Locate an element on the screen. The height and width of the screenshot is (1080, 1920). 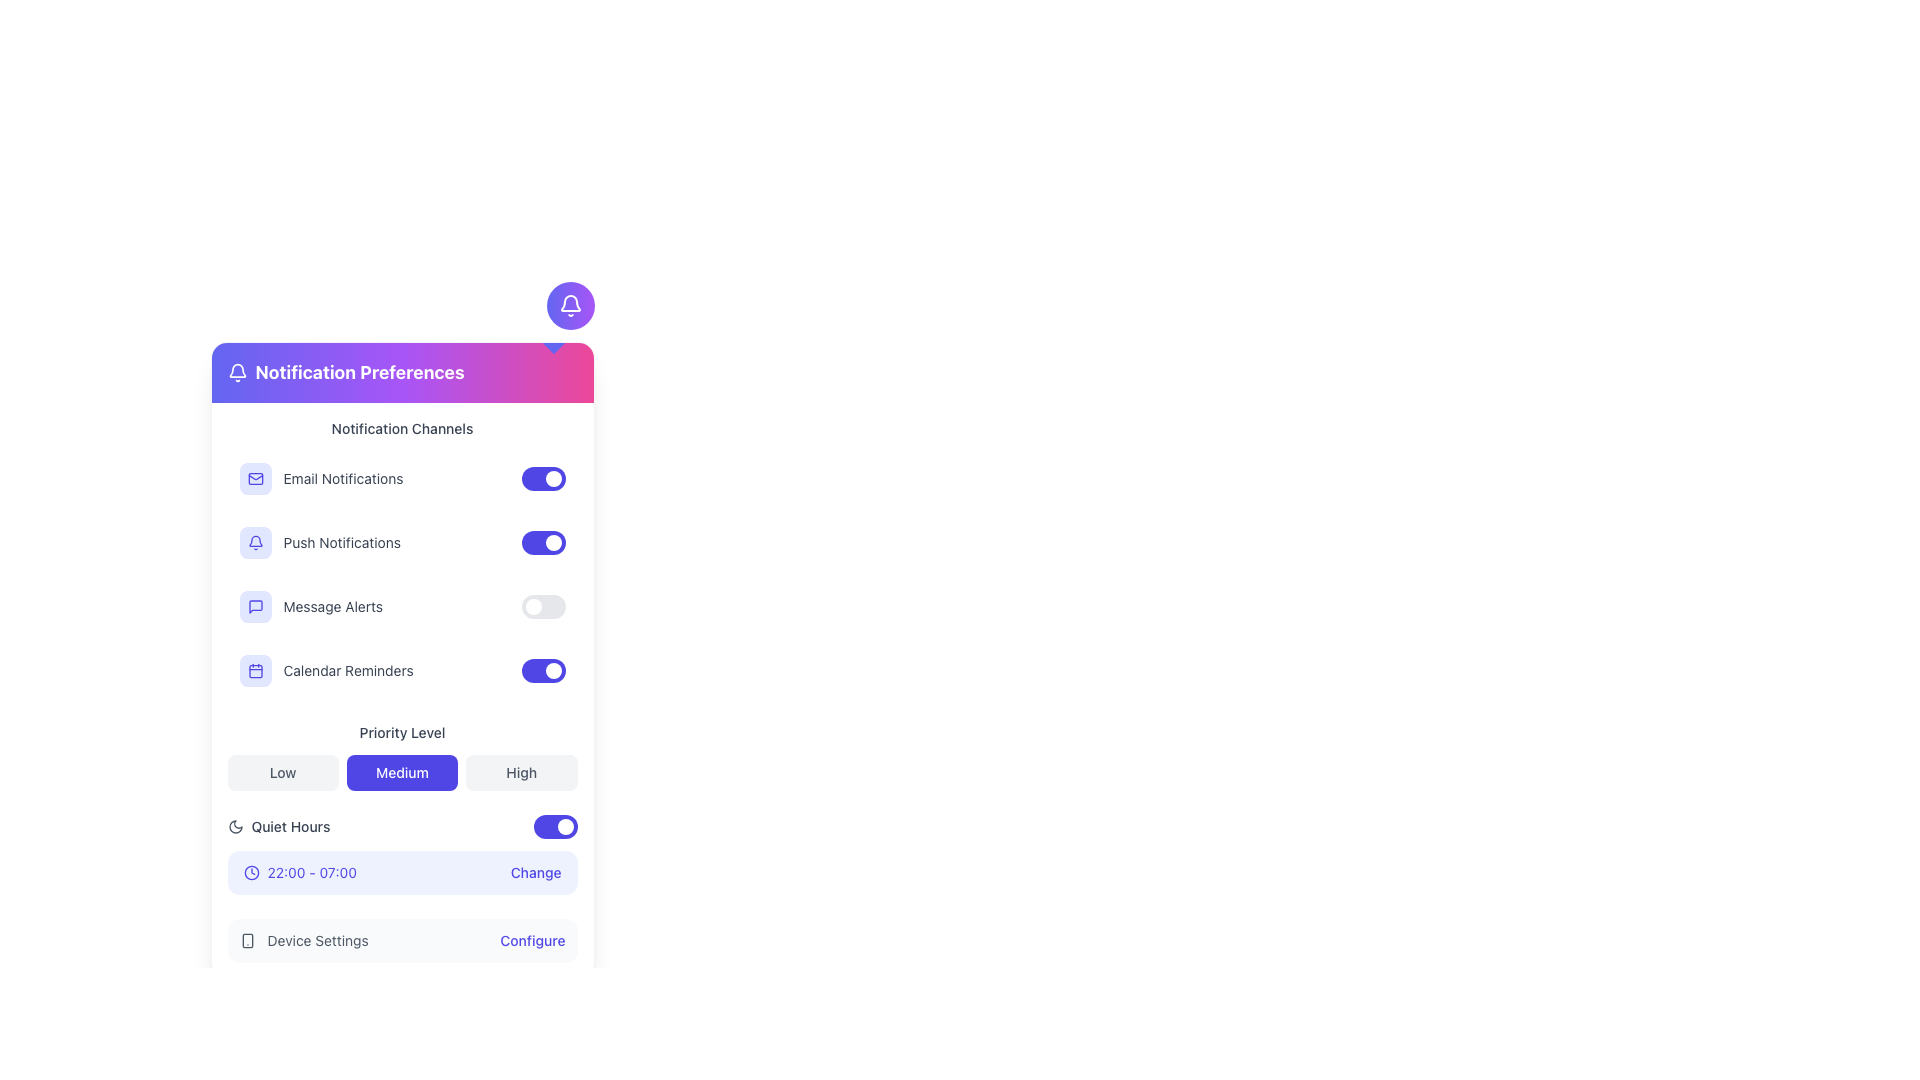
the Icon button with a light indigo background and a purple bell symbol, located above the 'Message Alerts' row and below the 'Email Notifications' row is located at coordinates (254, 543).